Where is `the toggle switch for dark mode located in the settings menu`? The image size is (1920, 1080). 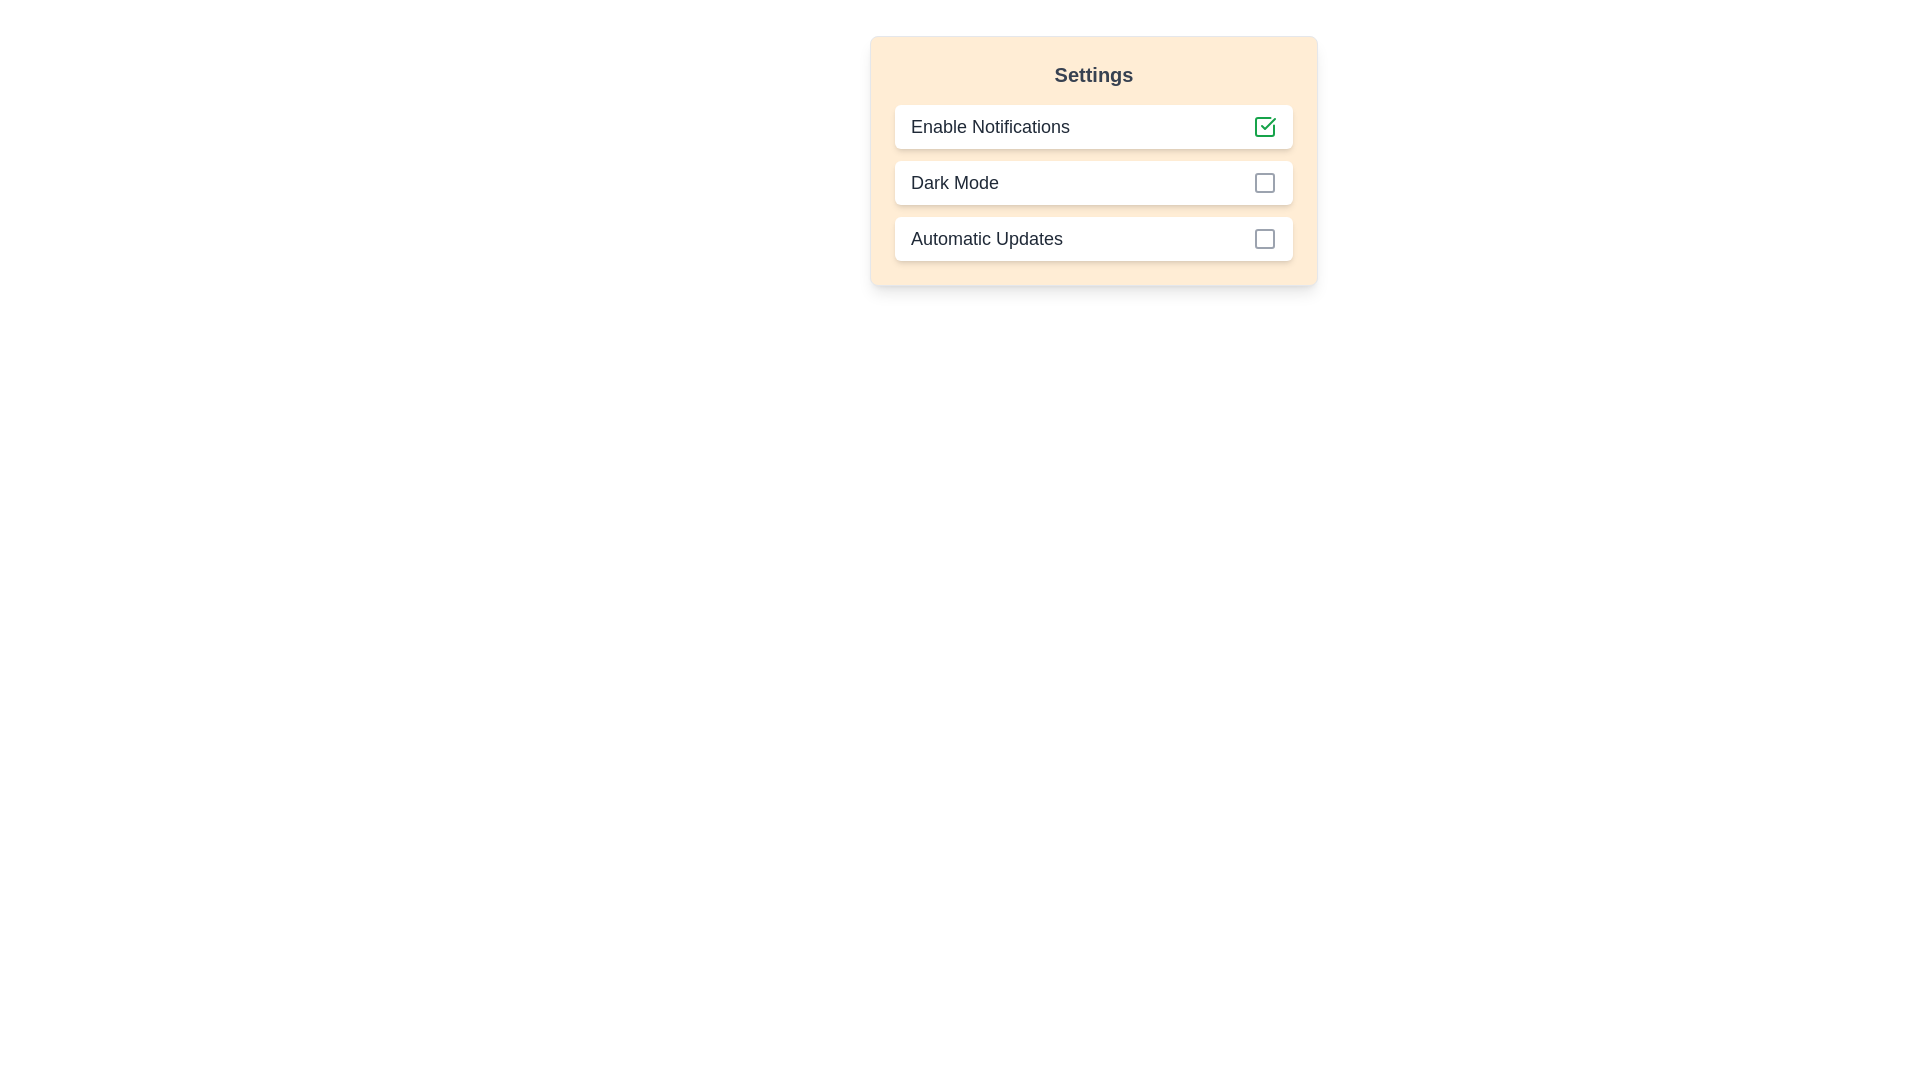 the toggle switch for dark mode located in the settings menu is located at coordinates (1093, 182).